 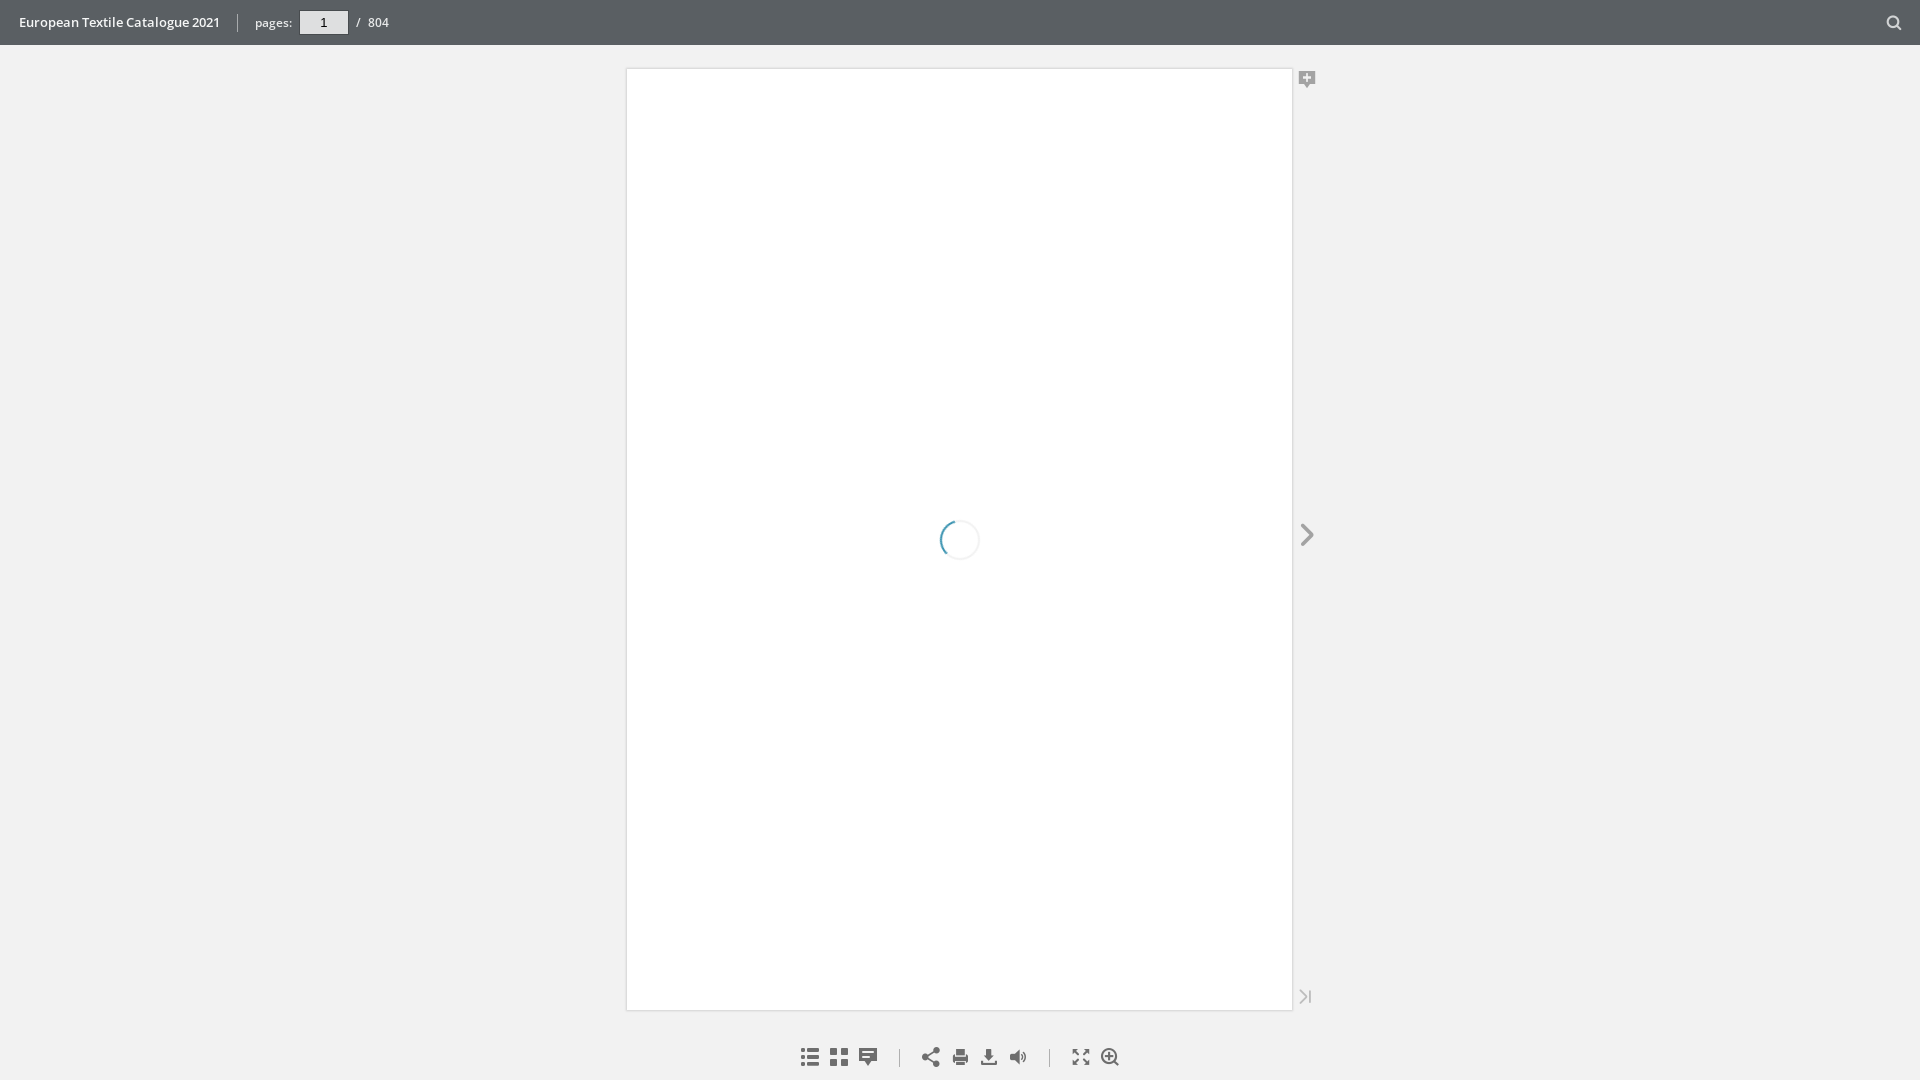 I want to click on 'Download', so click(x=988, y=1056).